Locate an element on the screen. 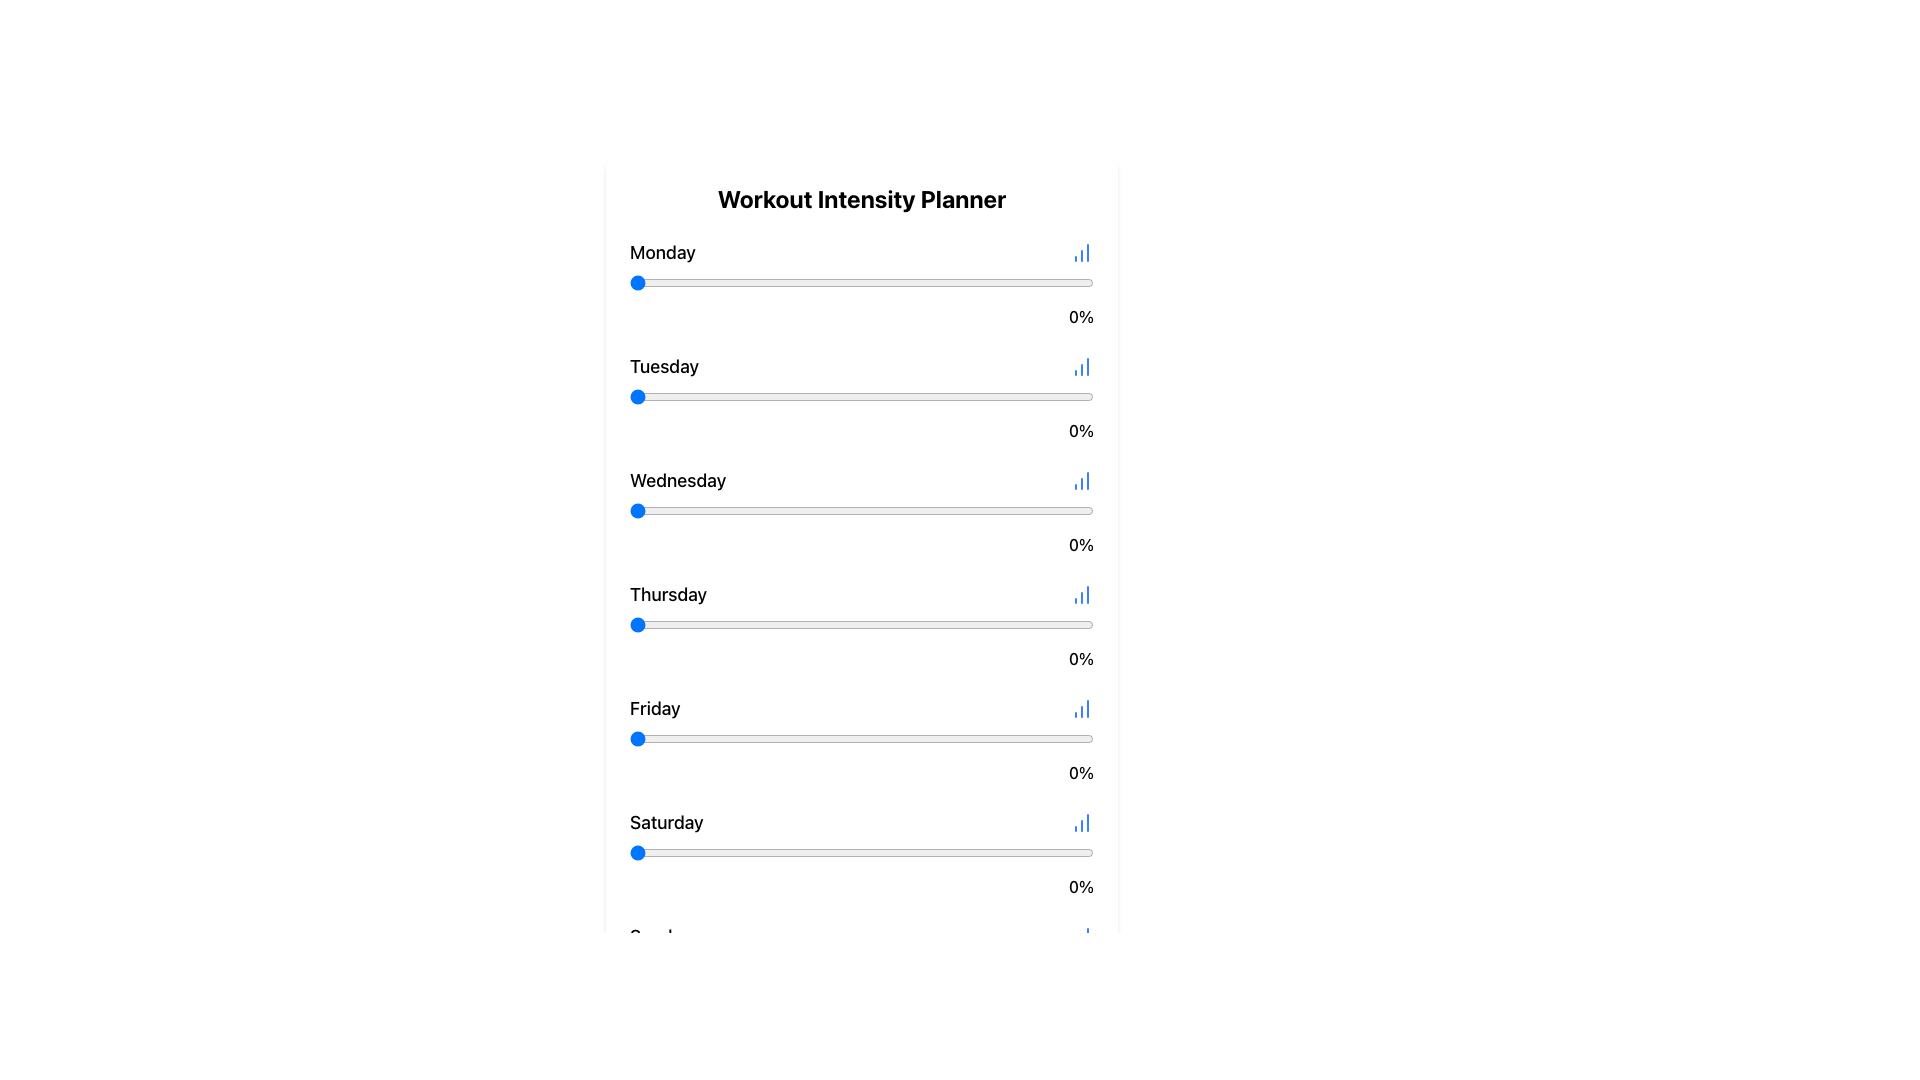 The image size is (1920, 1080). the Thursday intensity is located at coordinates (667, 623).